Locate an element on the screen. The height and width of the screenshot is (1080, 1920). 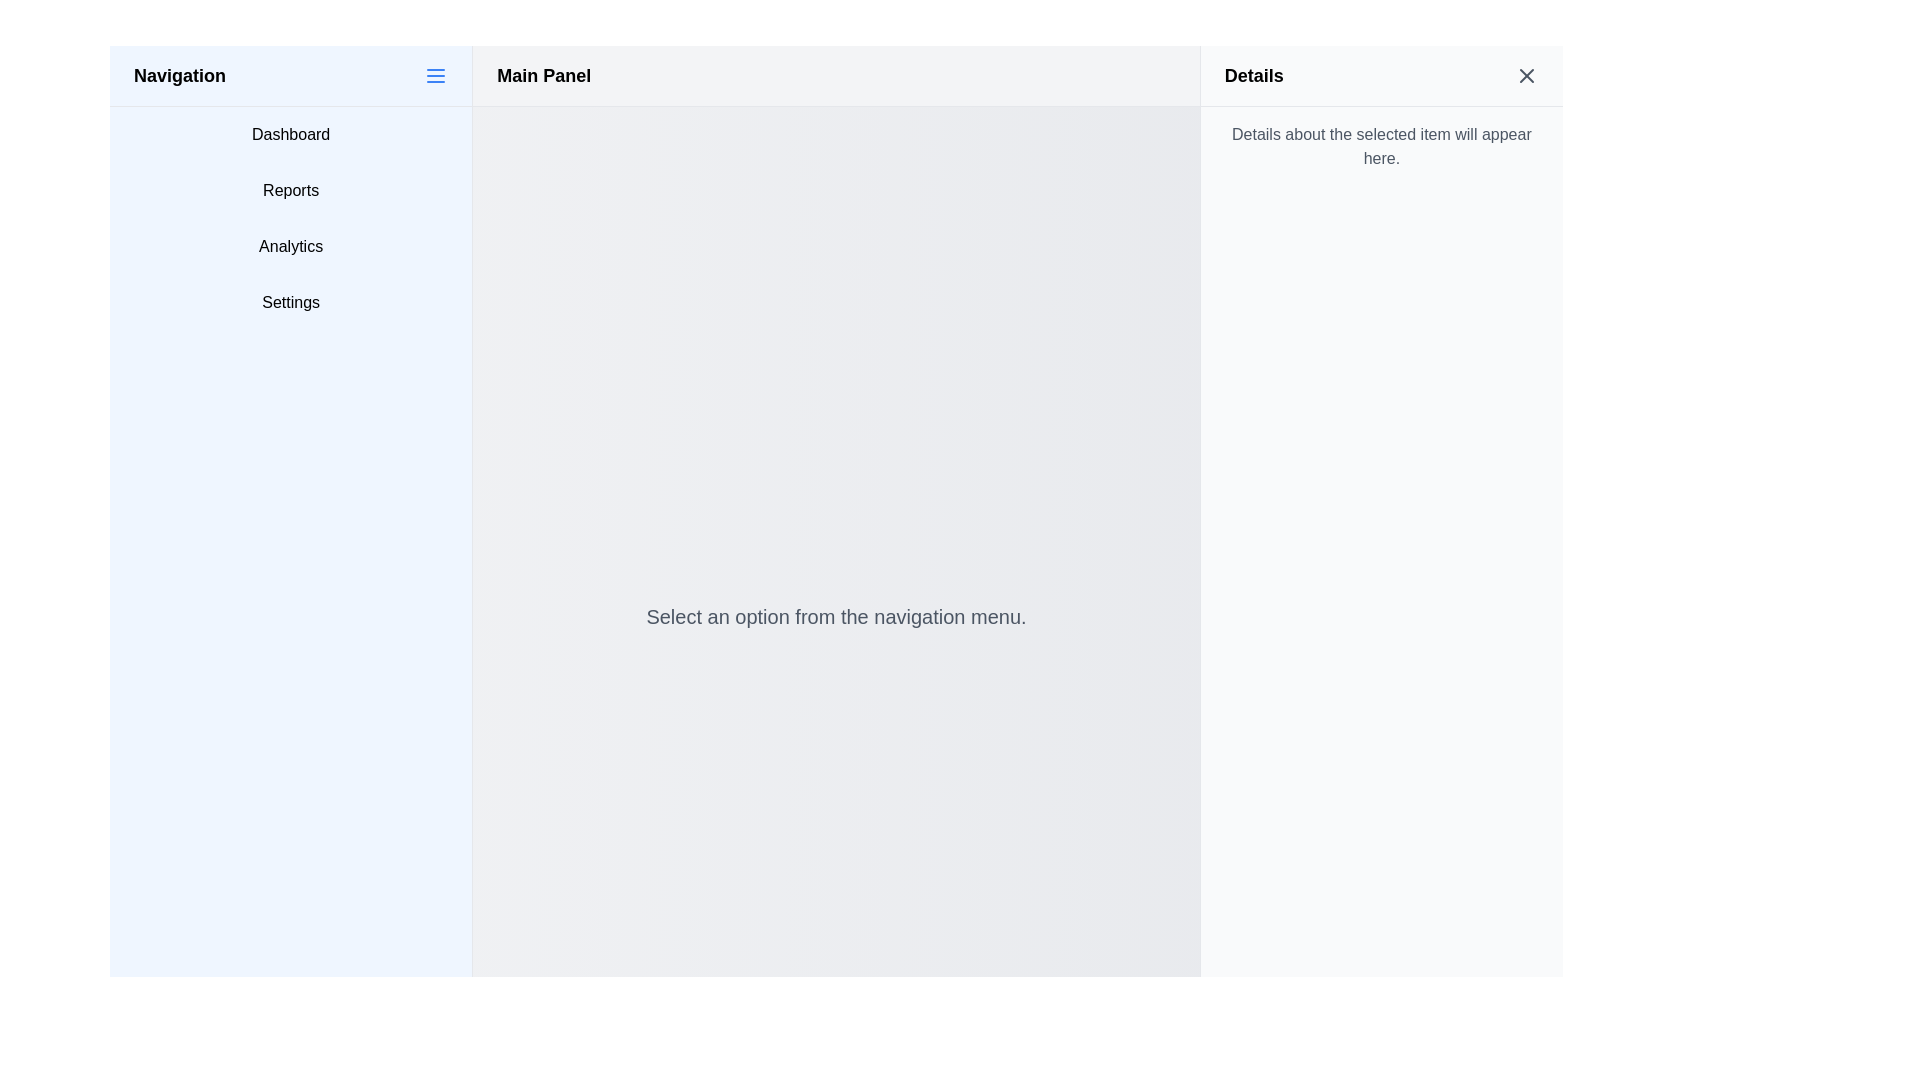
the static text element located in the top-right header section, adjacent to the close 'X' icon is located at coordinates (1253, 75).